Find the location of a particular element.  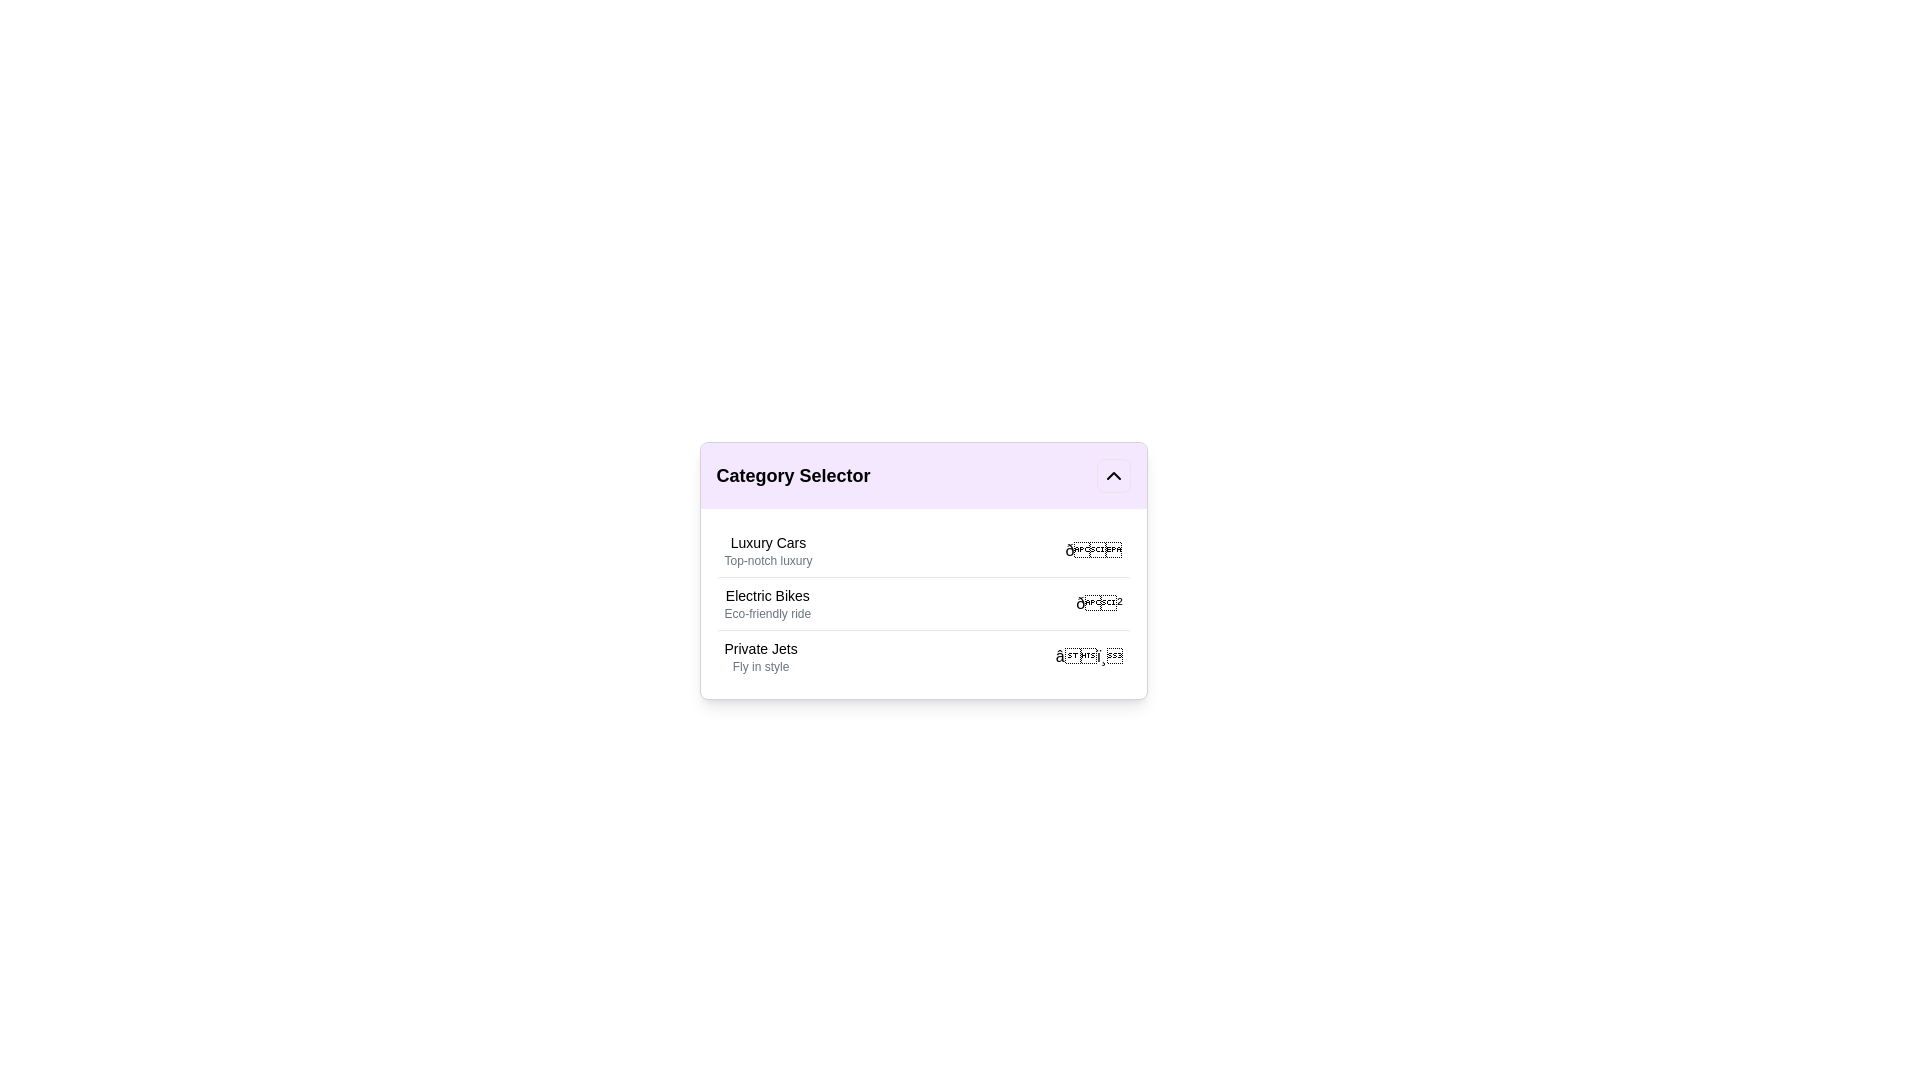

the Dropdown or list selector interface for categories: Luxury Cars, Electric Bikes, and Private Jets is located at coordinates (922, 570).